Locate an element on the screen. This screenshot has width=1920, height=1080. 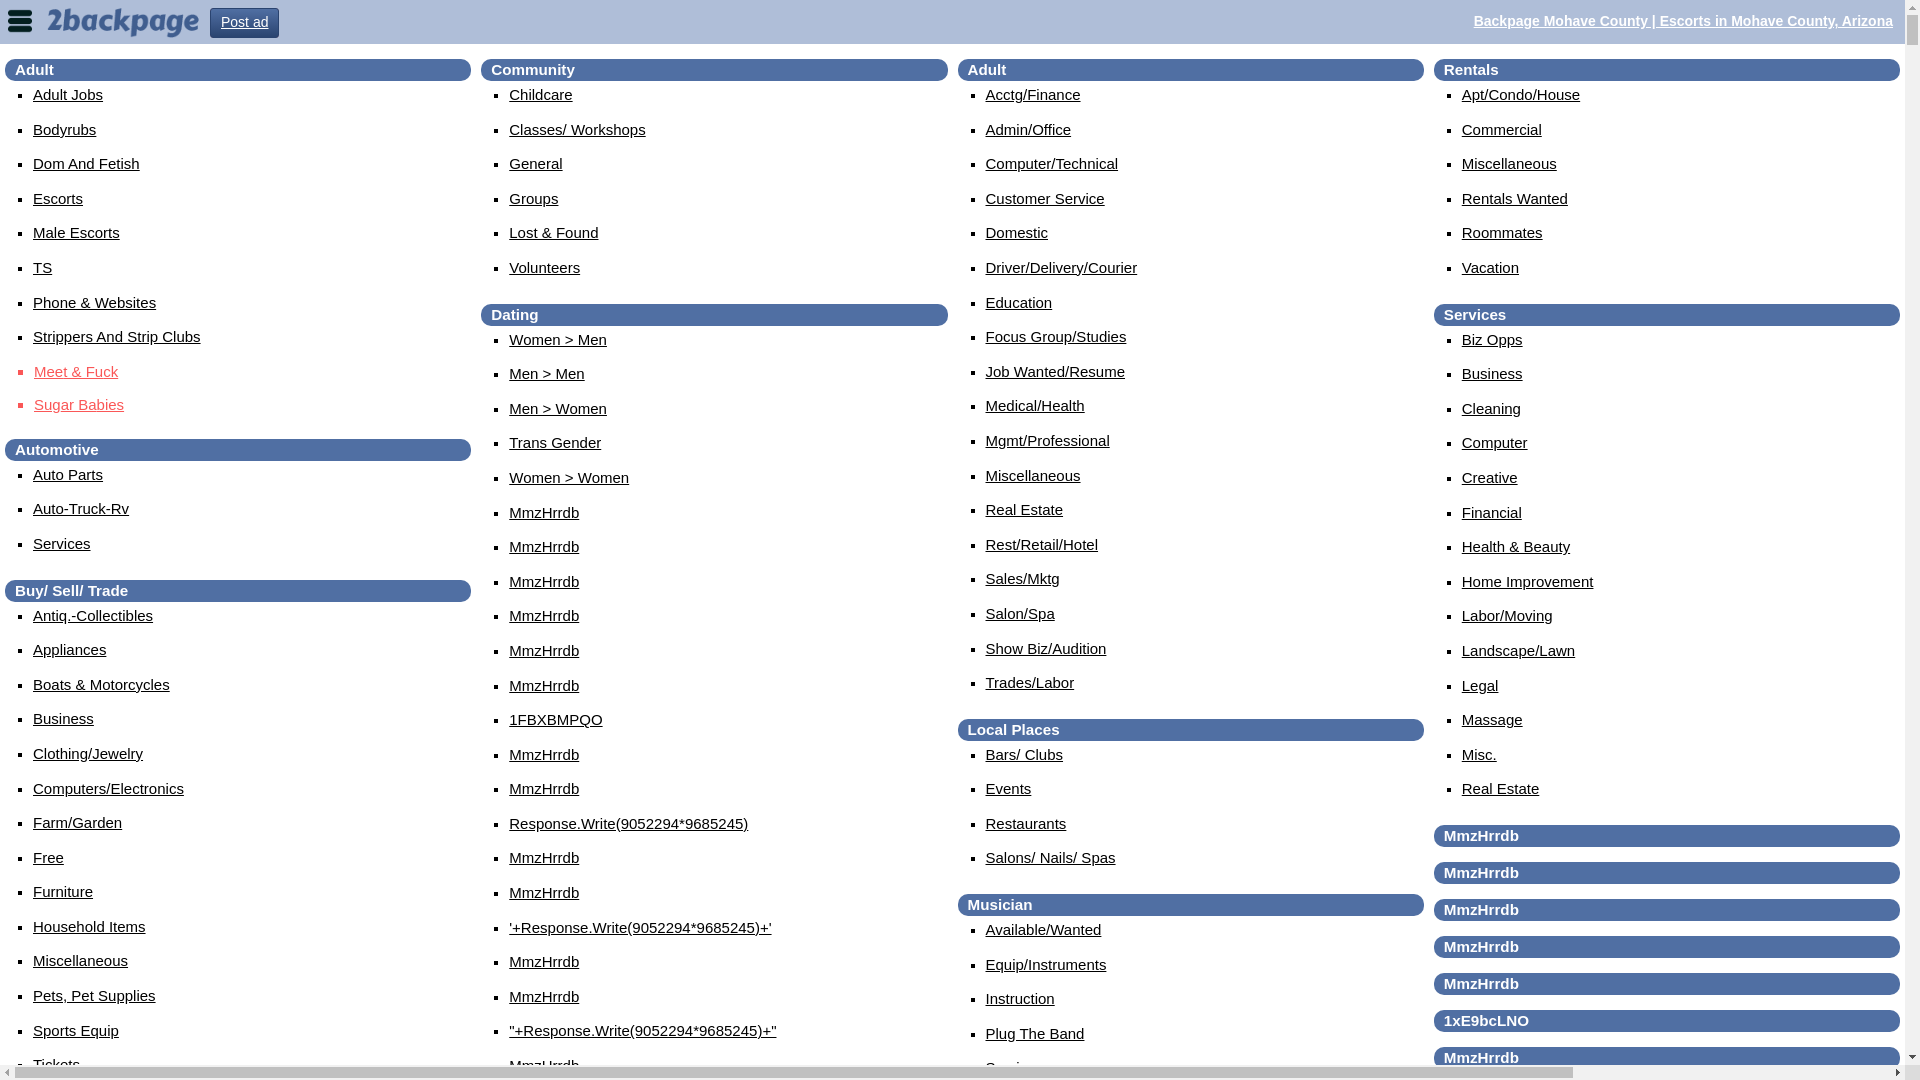
'Classes/ Workshops' is located at coordinates (575, 129).